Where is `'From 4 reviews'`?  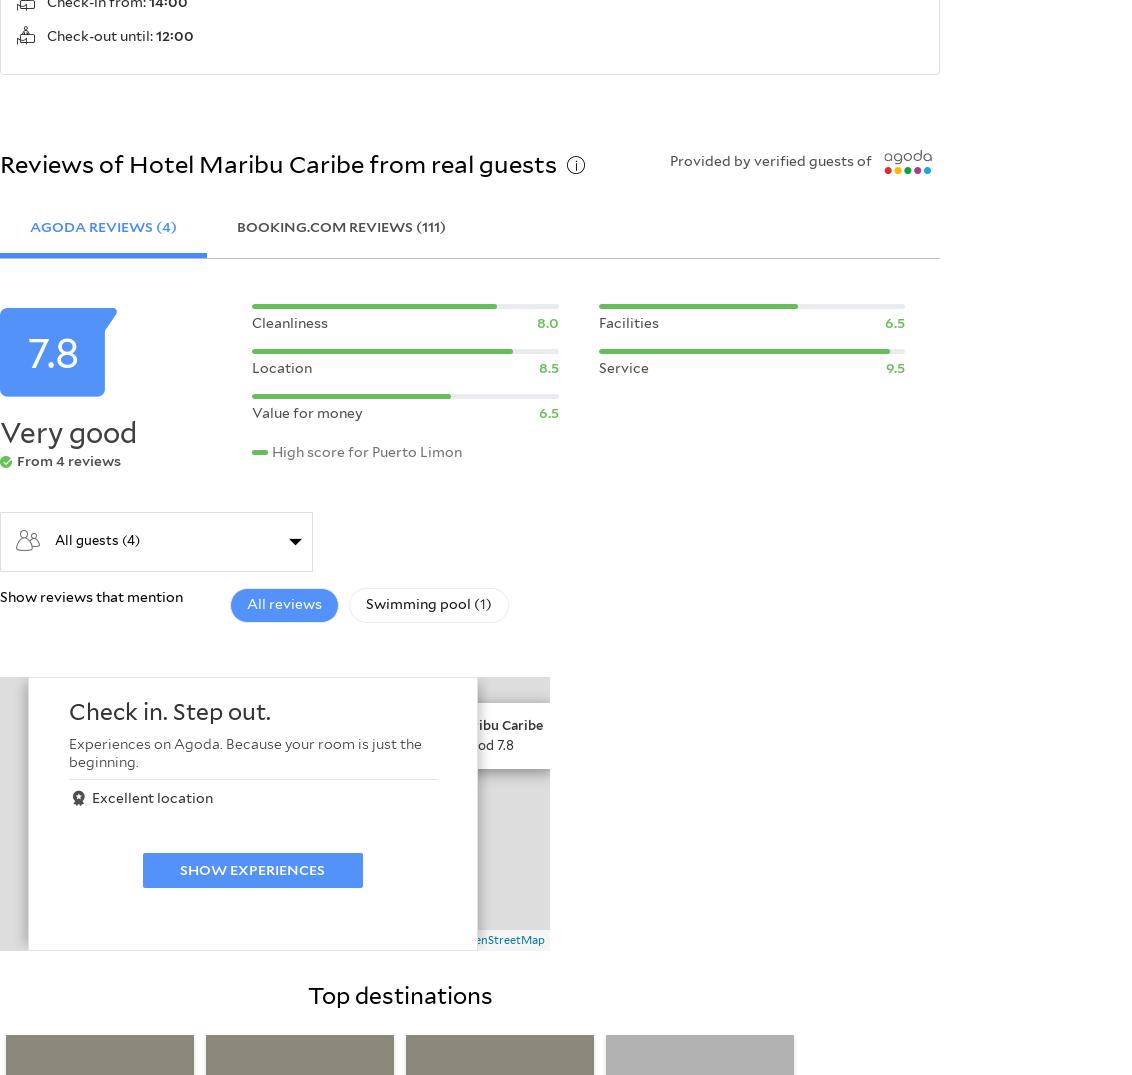
'From 4 reviews' is located at coordinates (69, 460).